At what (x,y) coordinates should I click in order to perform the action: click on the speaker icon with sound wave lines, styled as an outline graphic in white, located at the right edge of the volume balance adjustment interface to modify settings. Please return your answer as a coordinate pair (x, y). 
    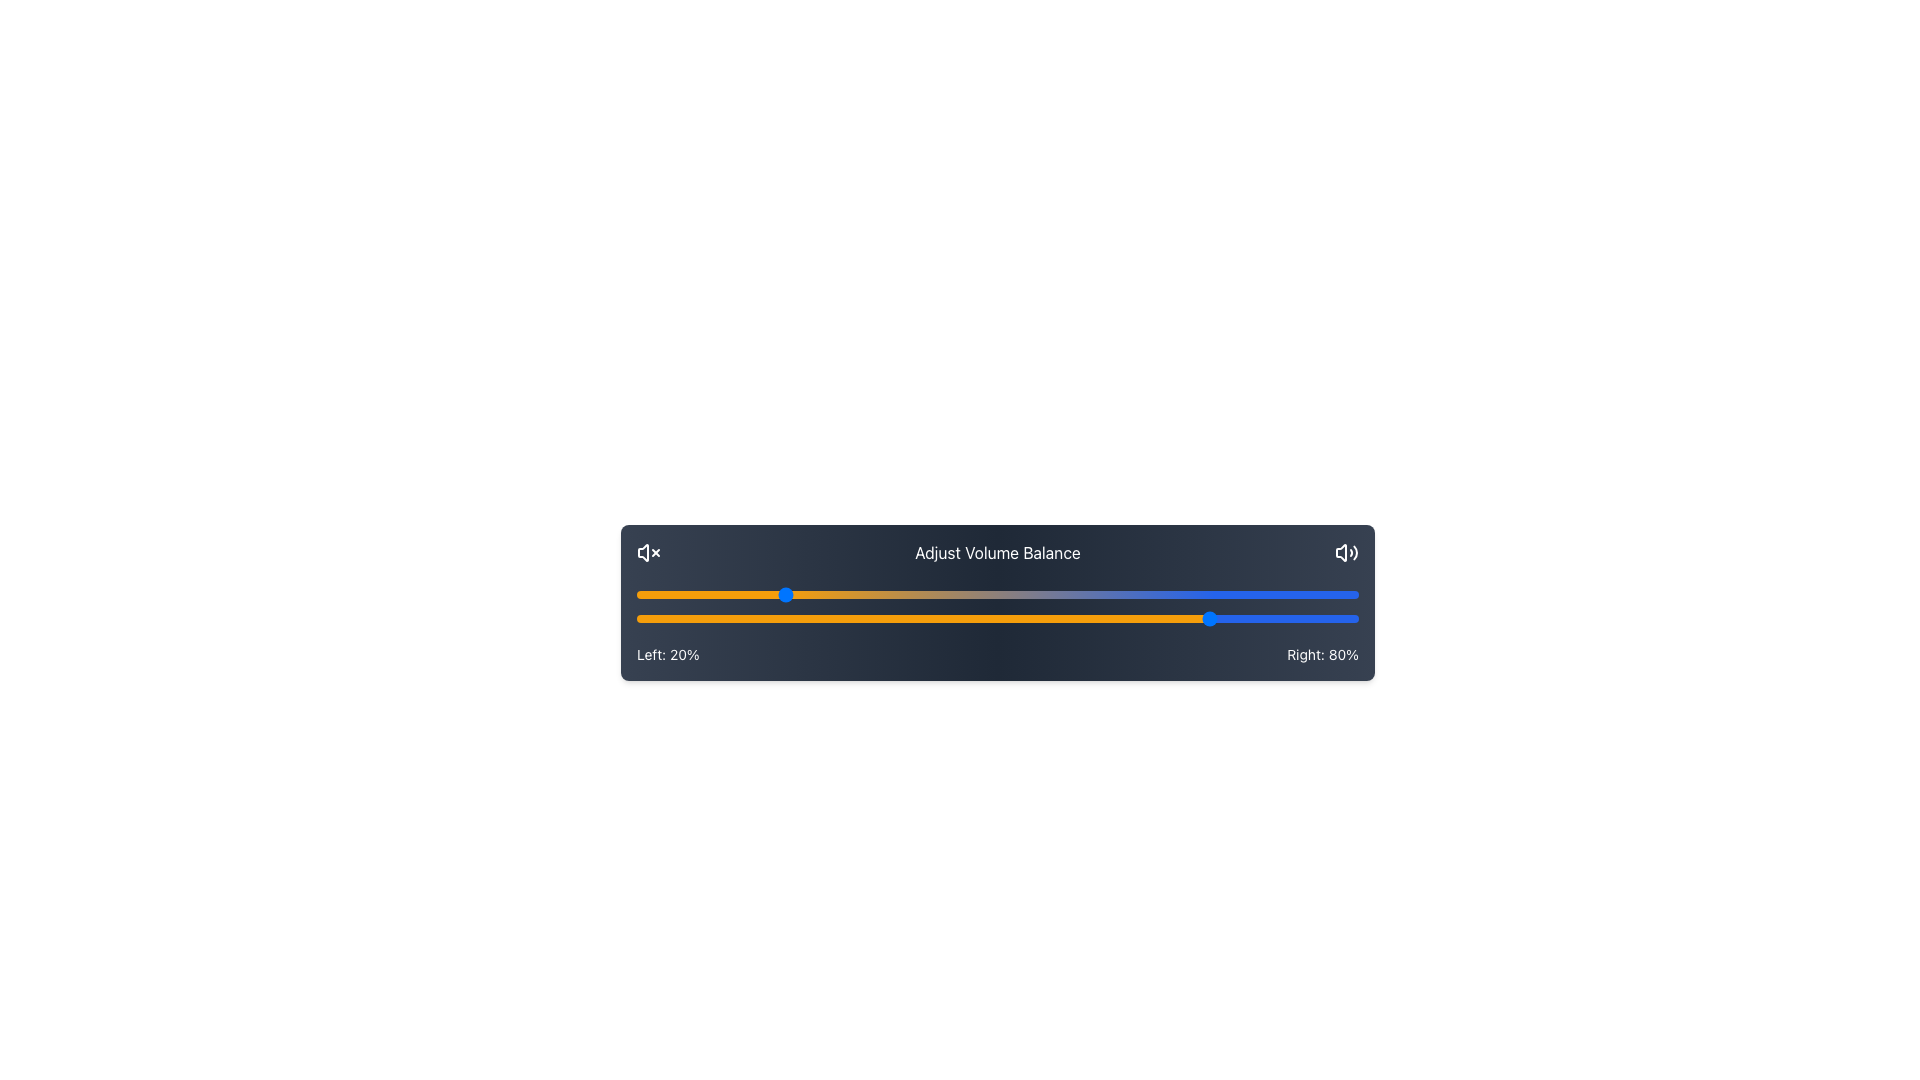
    Looking at the image, I should click on (1347, 552).